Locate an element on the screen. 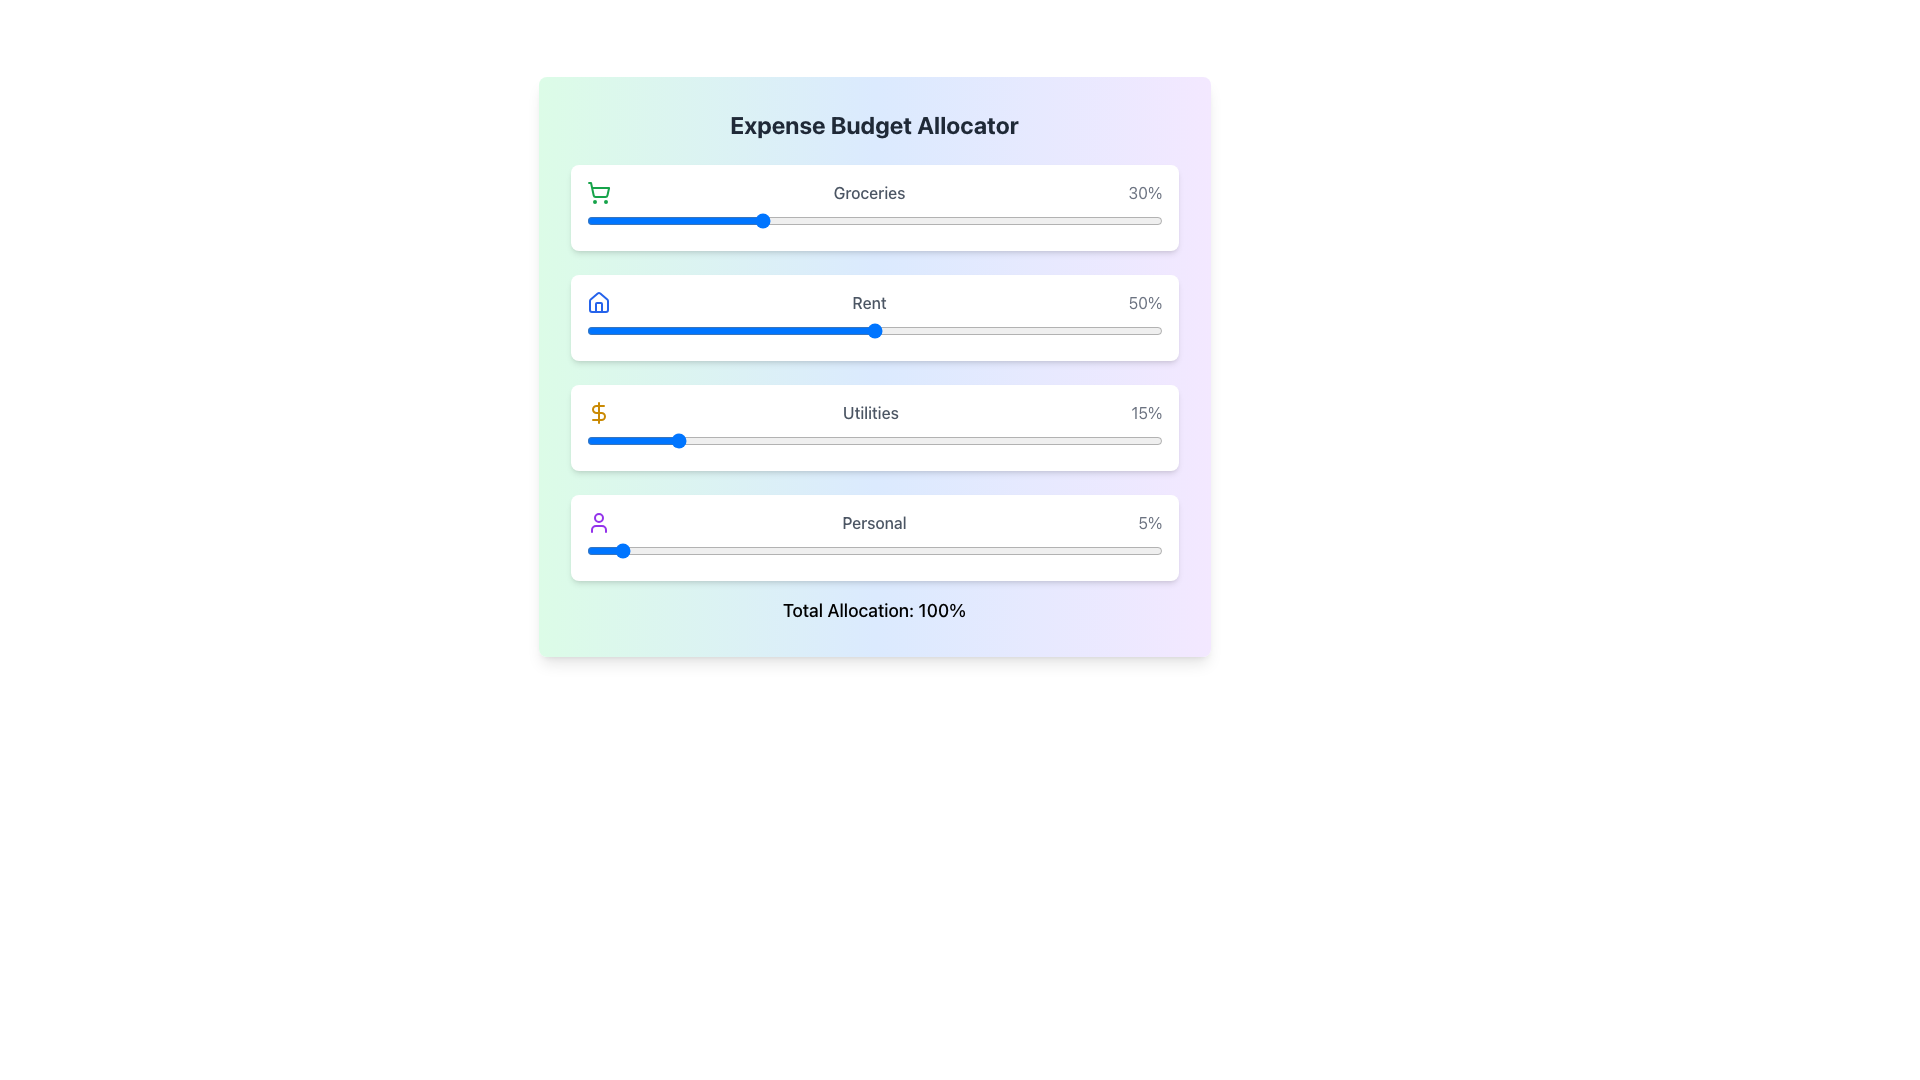 Image resolution: width=1920 pixels, height=1080 pixels. utilities allocation is located at coordinates (764, 439).